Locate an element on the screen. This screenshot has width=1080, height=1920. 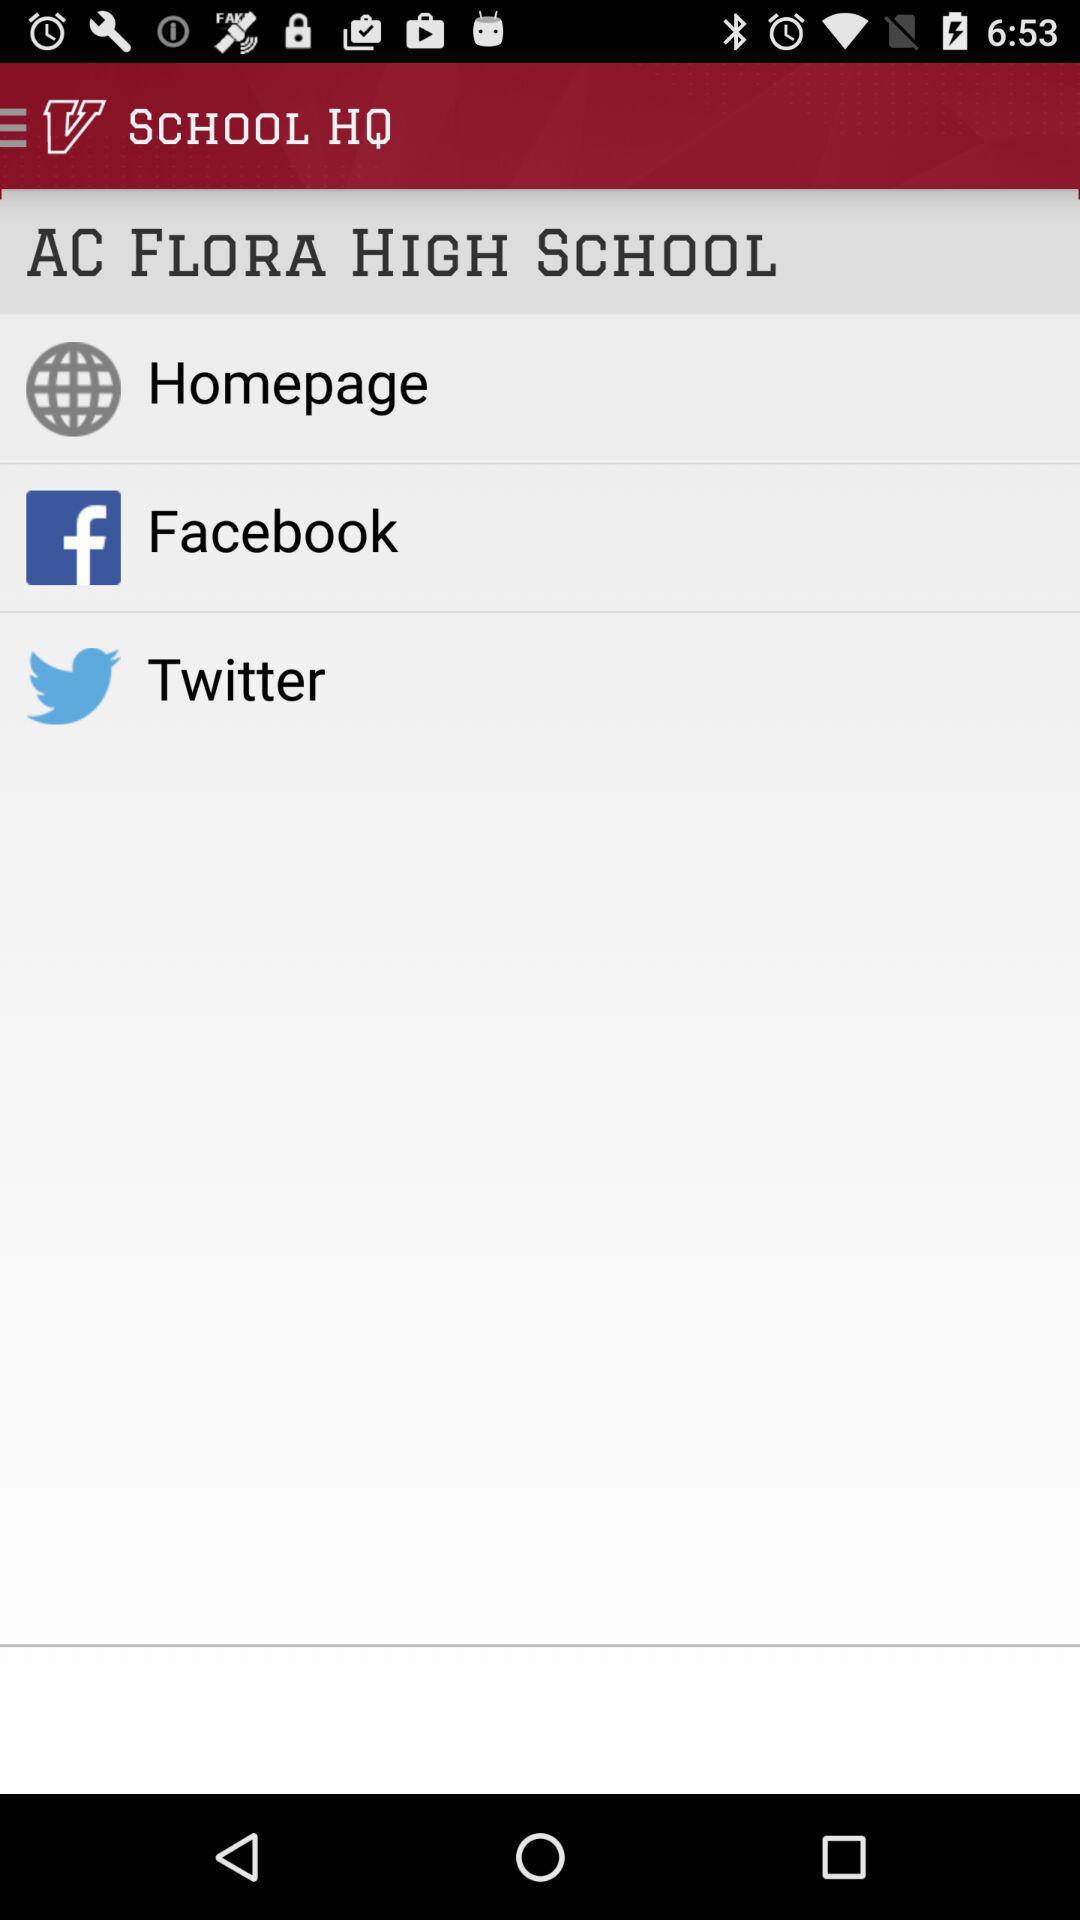
the twitter item is located at coordinates (599, 677).